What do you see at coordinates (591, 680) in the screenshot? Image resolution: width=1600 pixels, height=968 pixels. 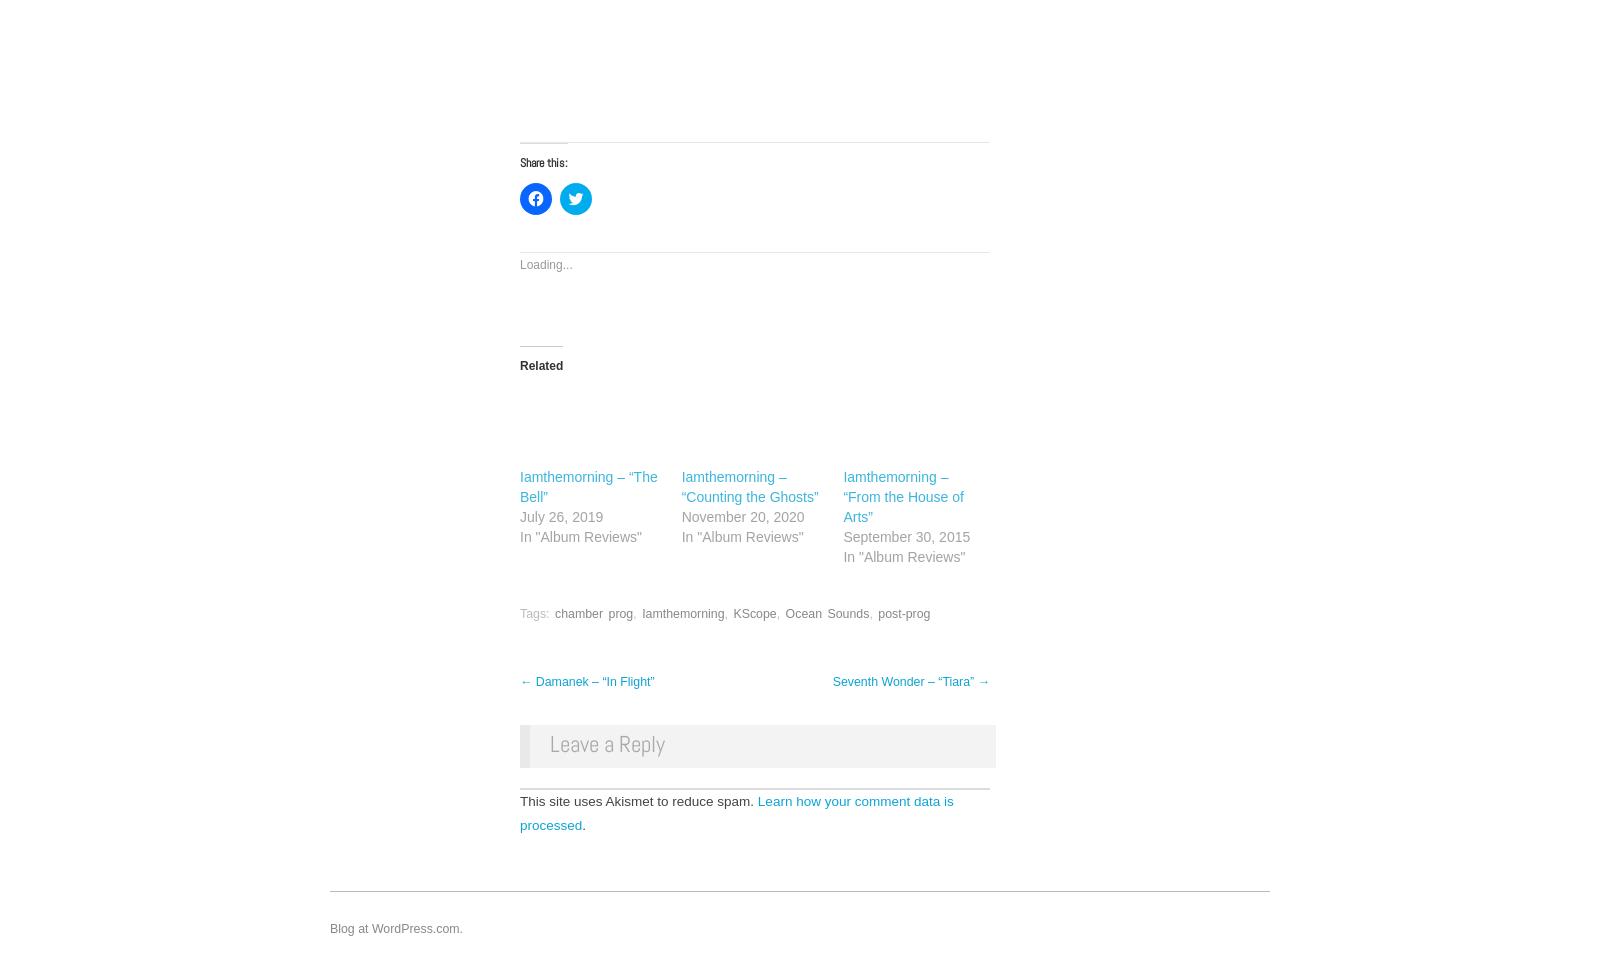 I see `'Damanek – “In Flight”'` at bounding box center [591, 680].